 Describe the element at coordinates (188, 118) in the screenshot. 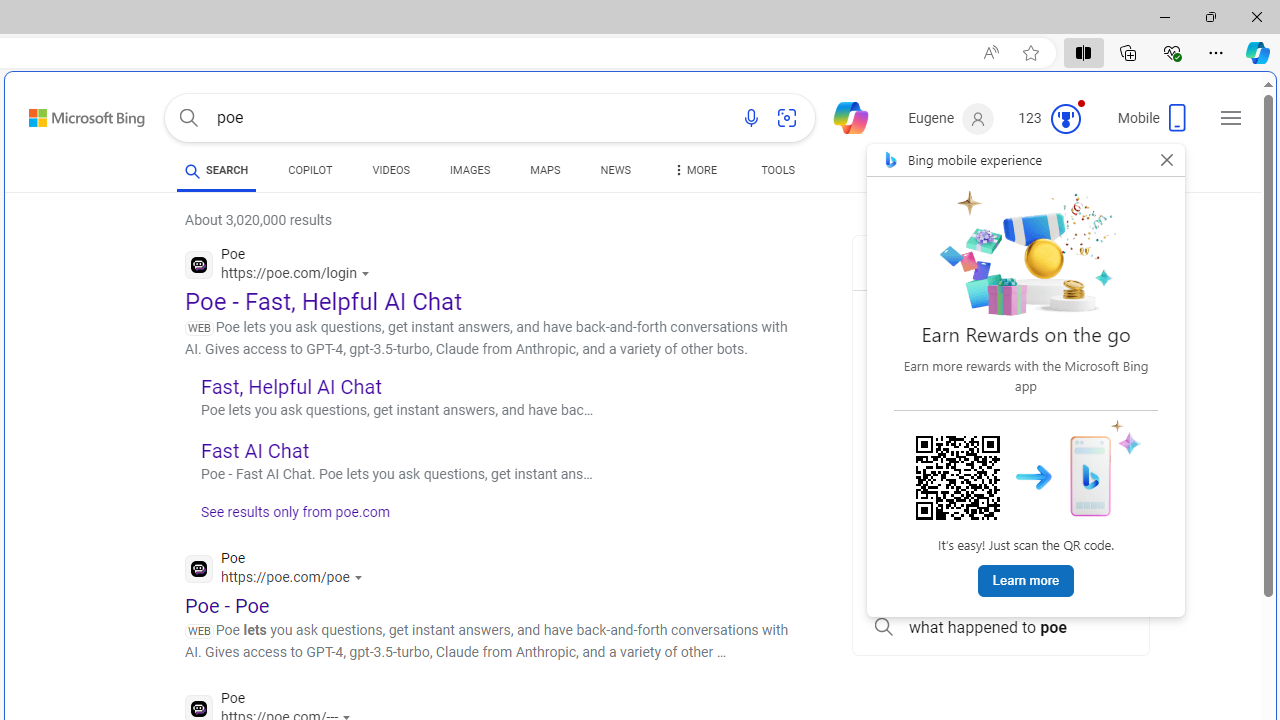

I see `'Search button'` at that location.